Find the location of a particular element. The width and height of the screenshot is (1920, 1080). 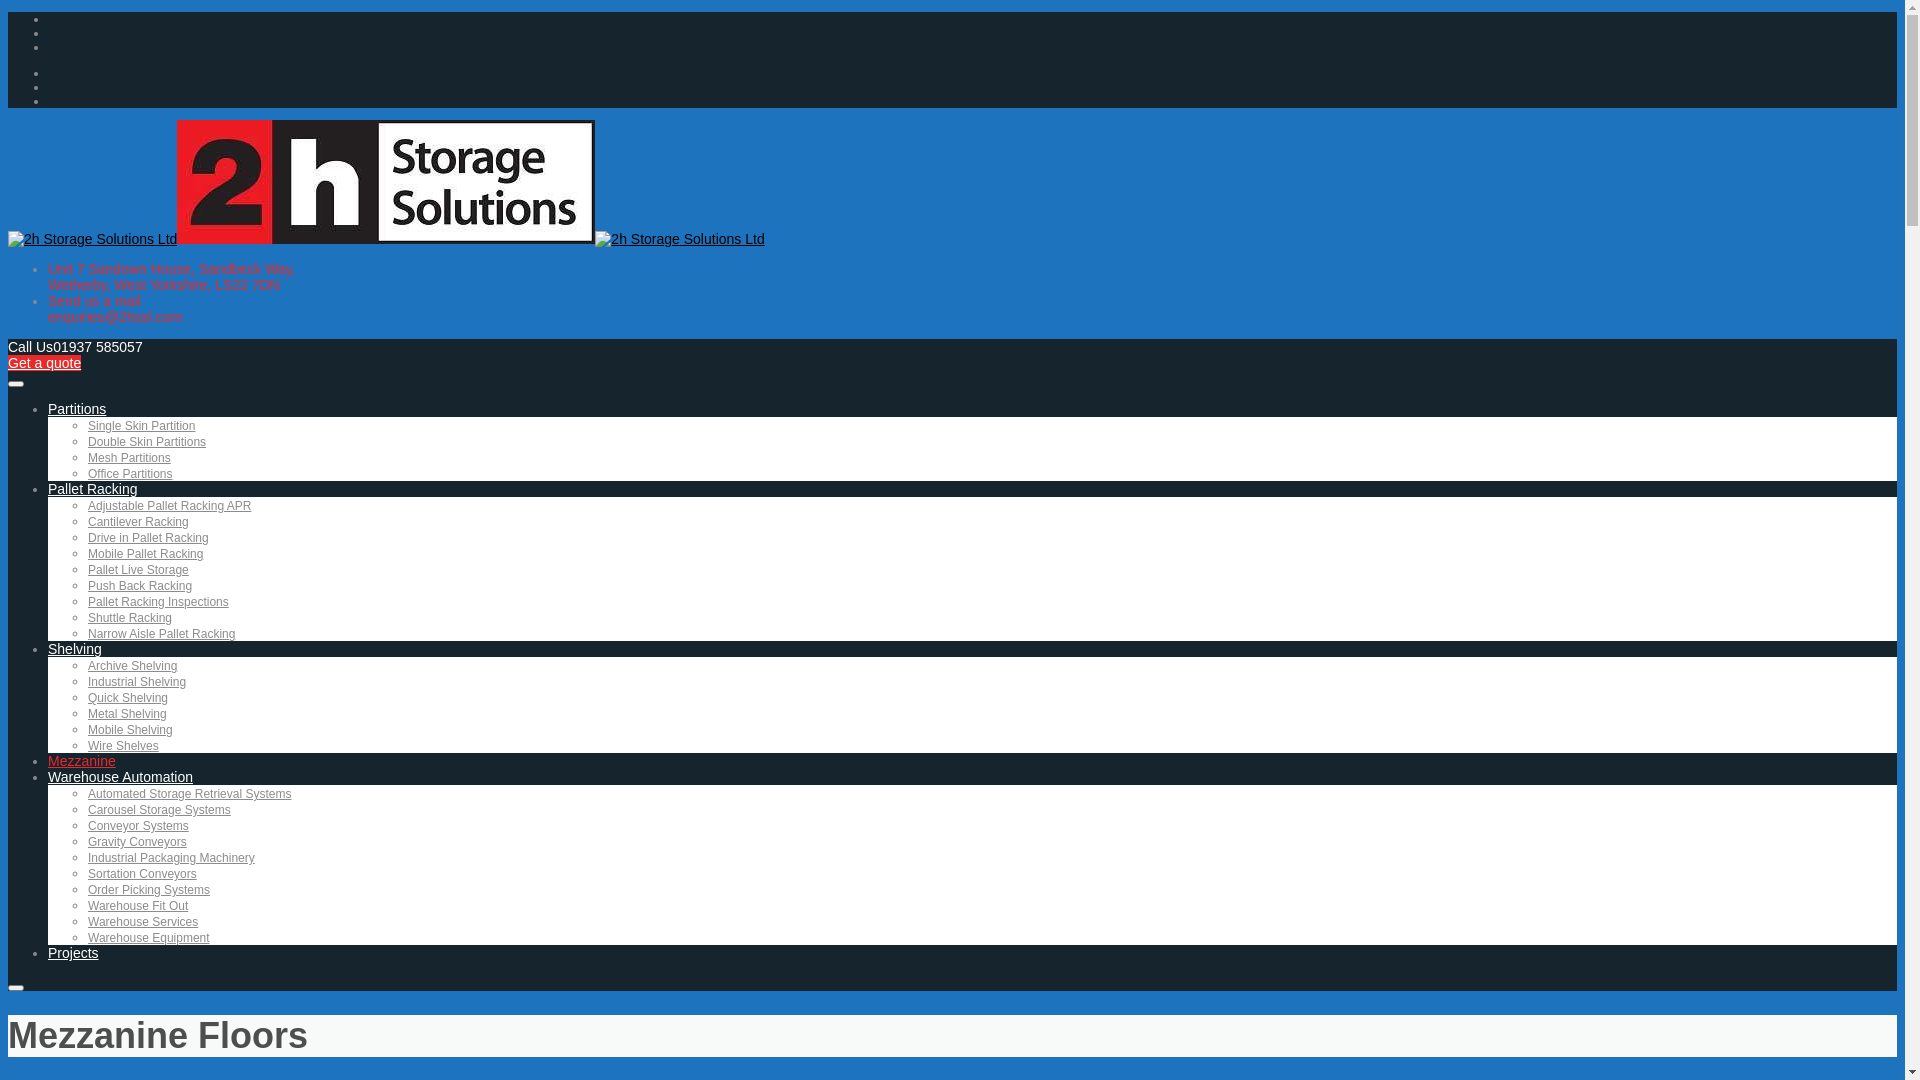

'Automated Storage Retrieval Systems' is located at coordinates (189, 793).